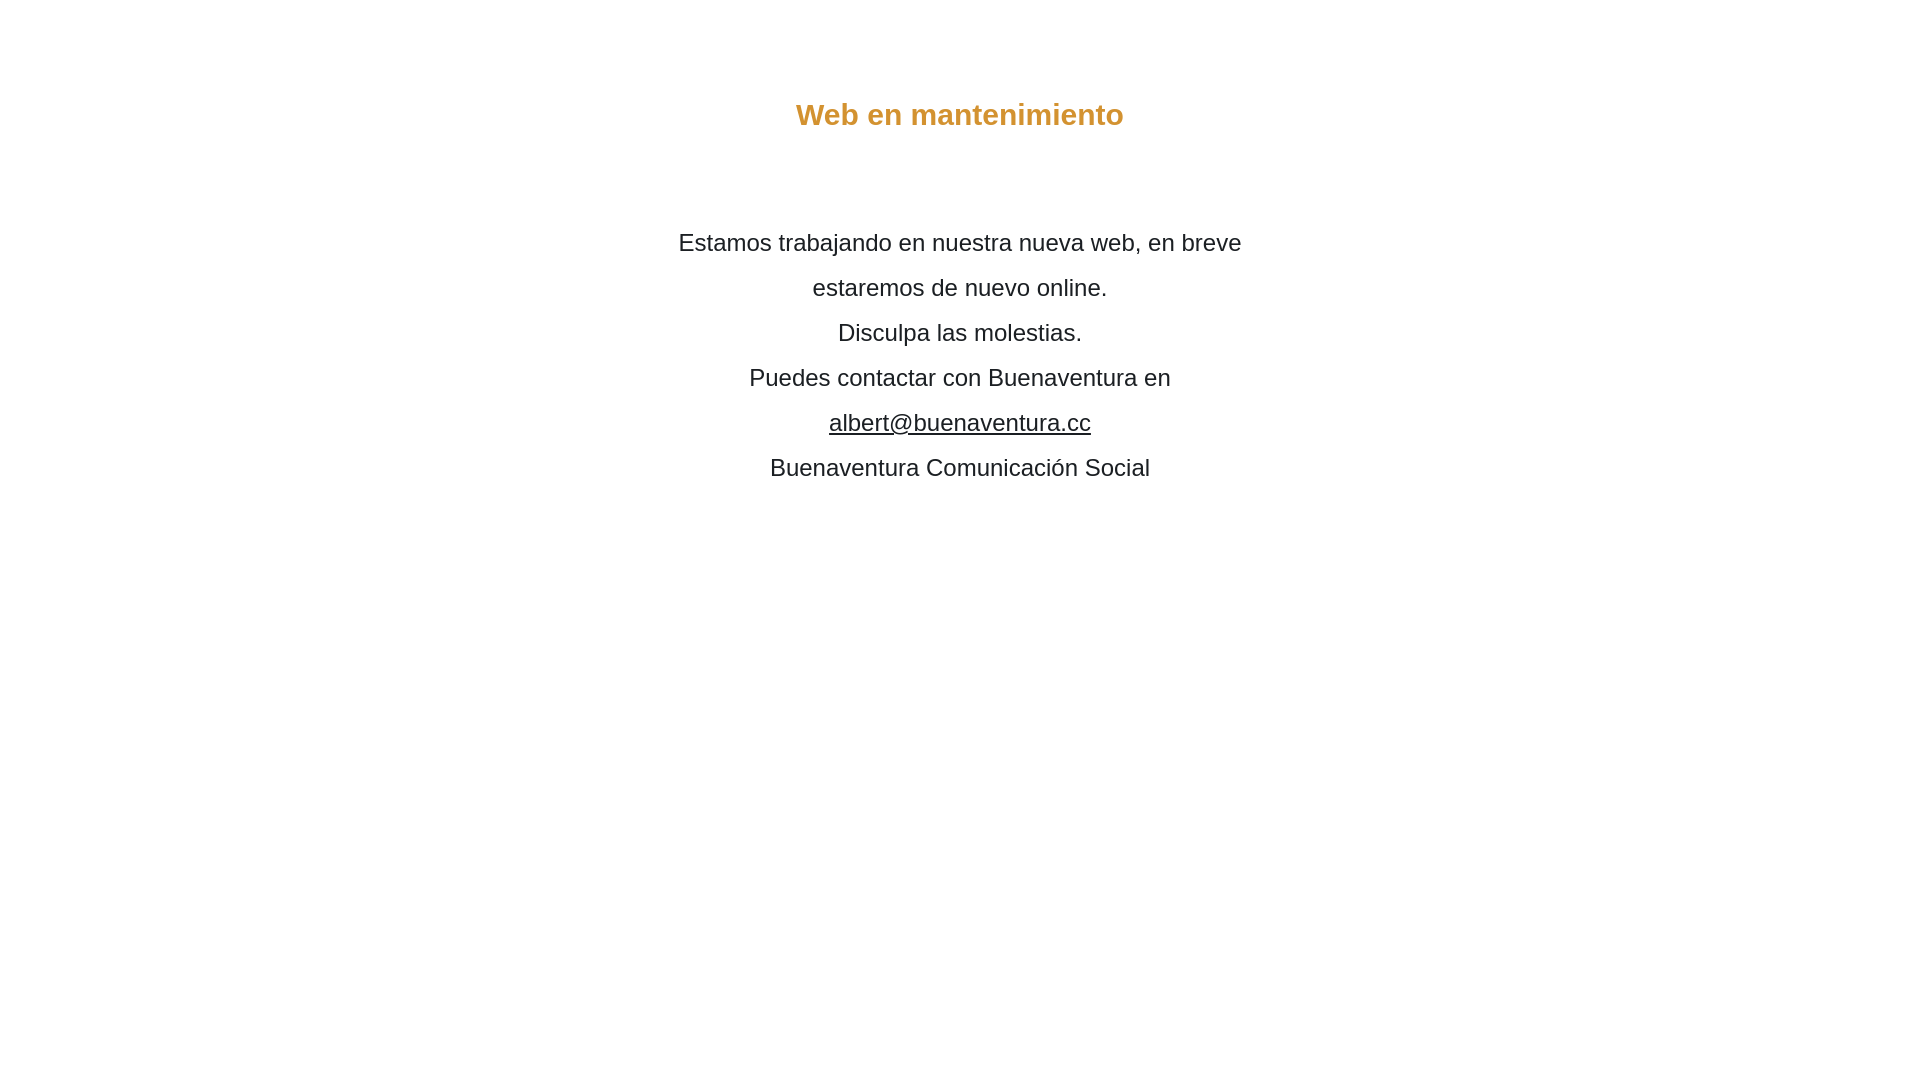  I want to click on 'albert@buenaventura.cc', so click(960, 421).